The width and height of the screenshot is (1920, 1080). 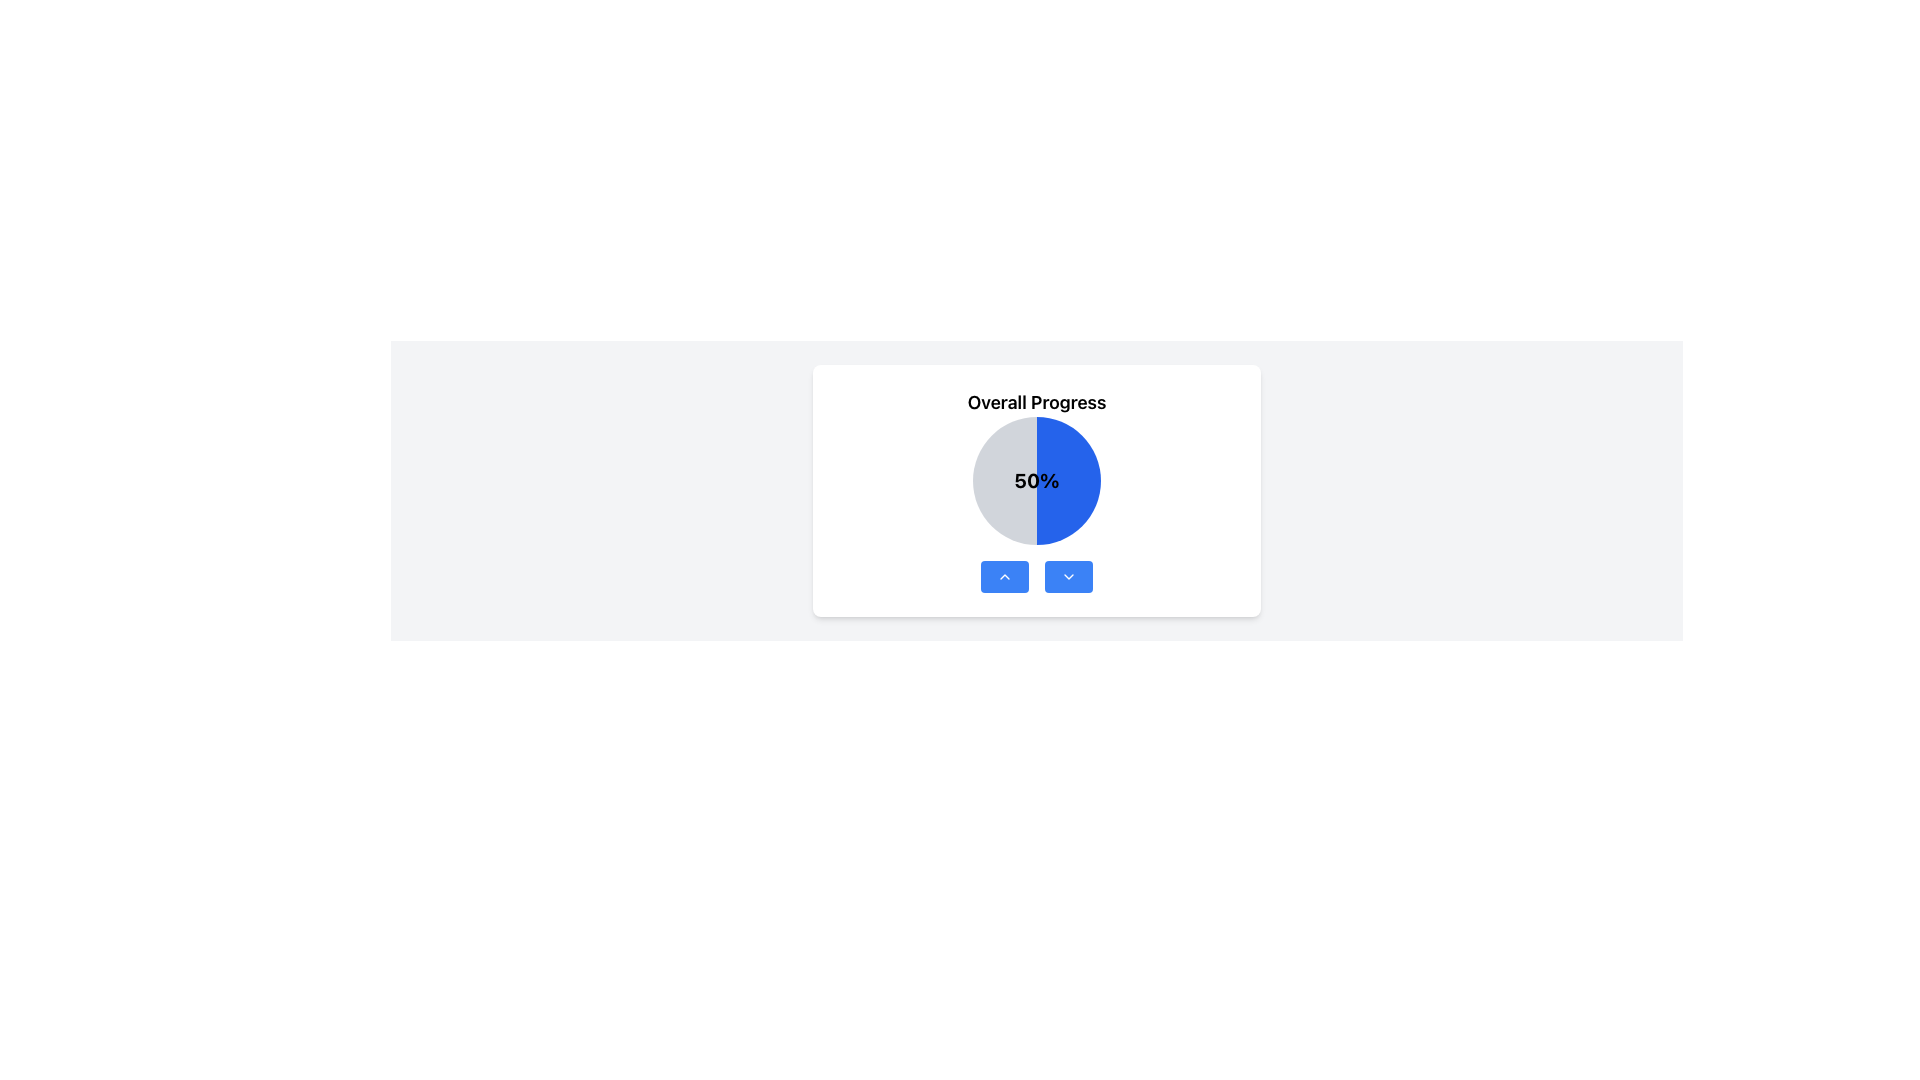 What do you see at coordinates (1004, 577) in the screenshot?
I see `the upward-pointing chevron SVG icon, which is centered inside the left blue button below the progress chart` at bounding box center [1004, 577].